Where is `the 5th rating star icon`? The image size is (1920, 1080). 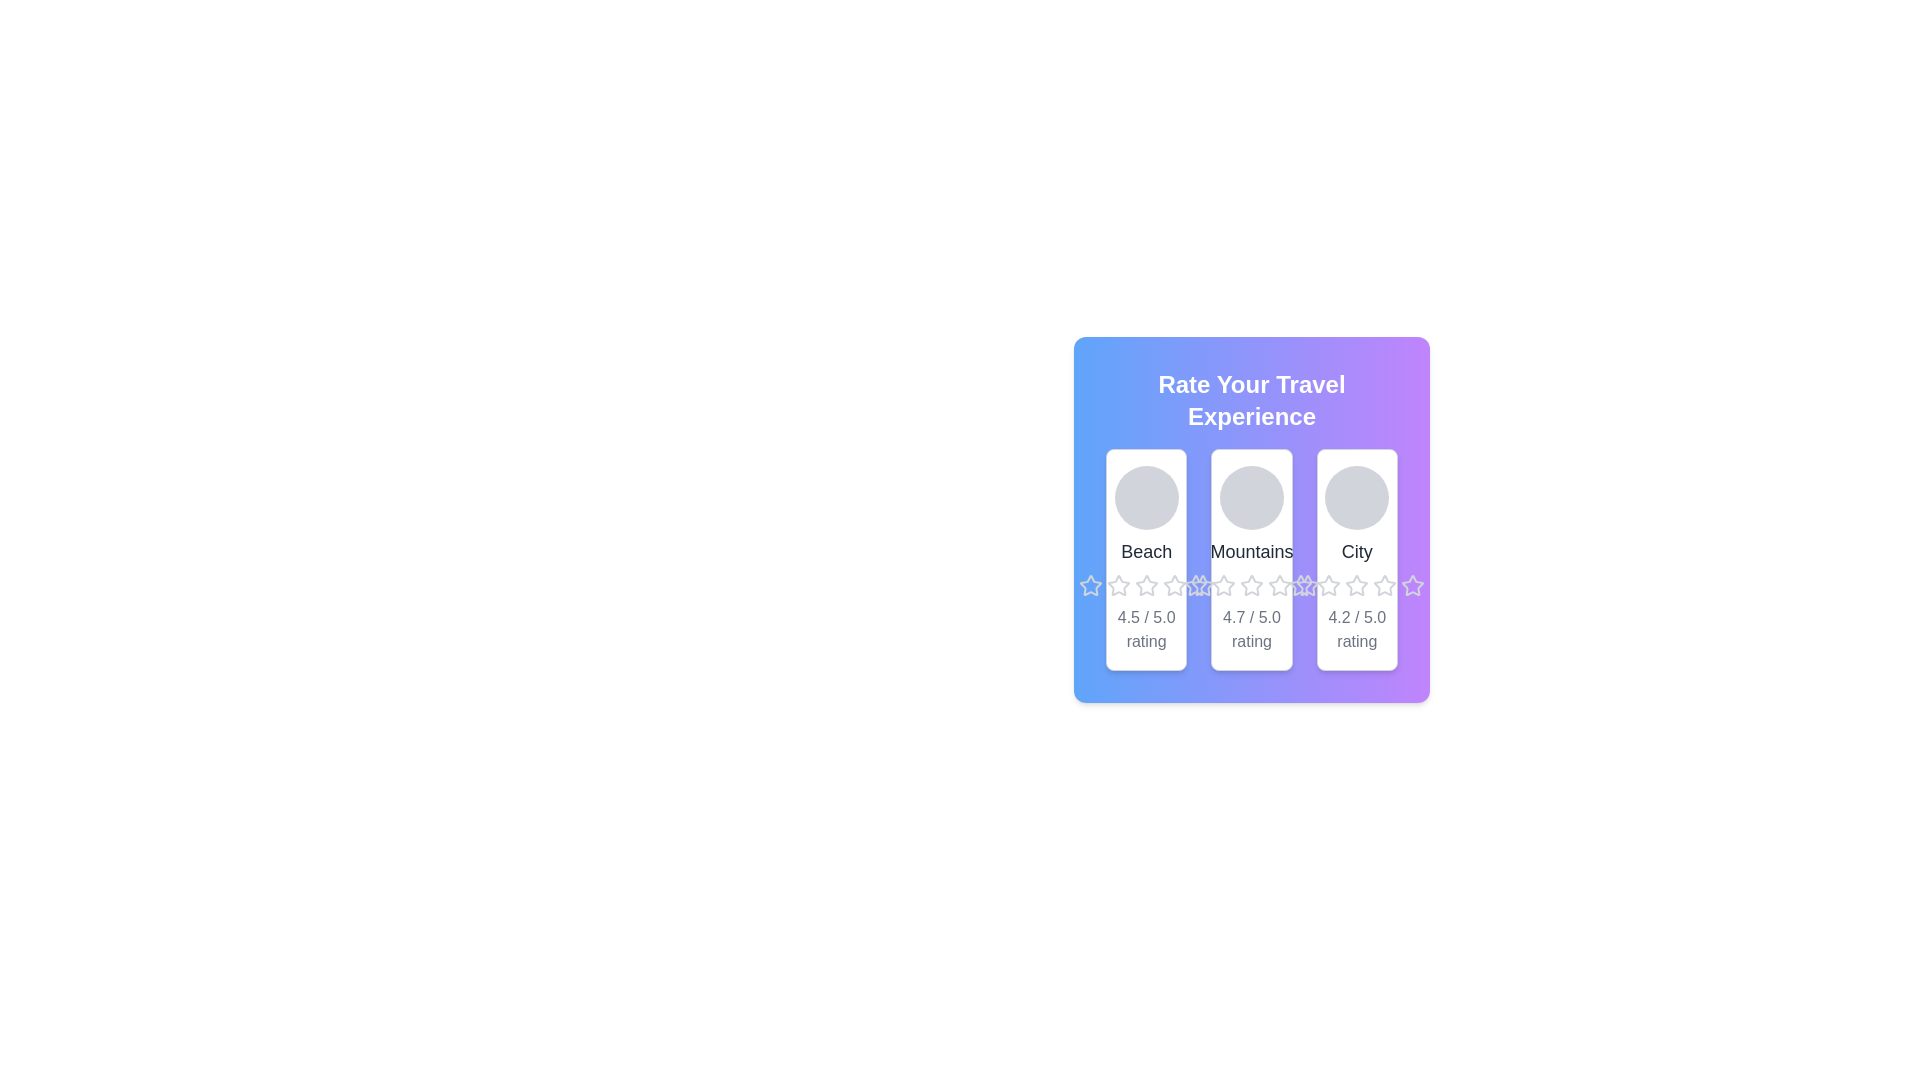
the 5th rating star icon is located at coordinates (1412, 585).